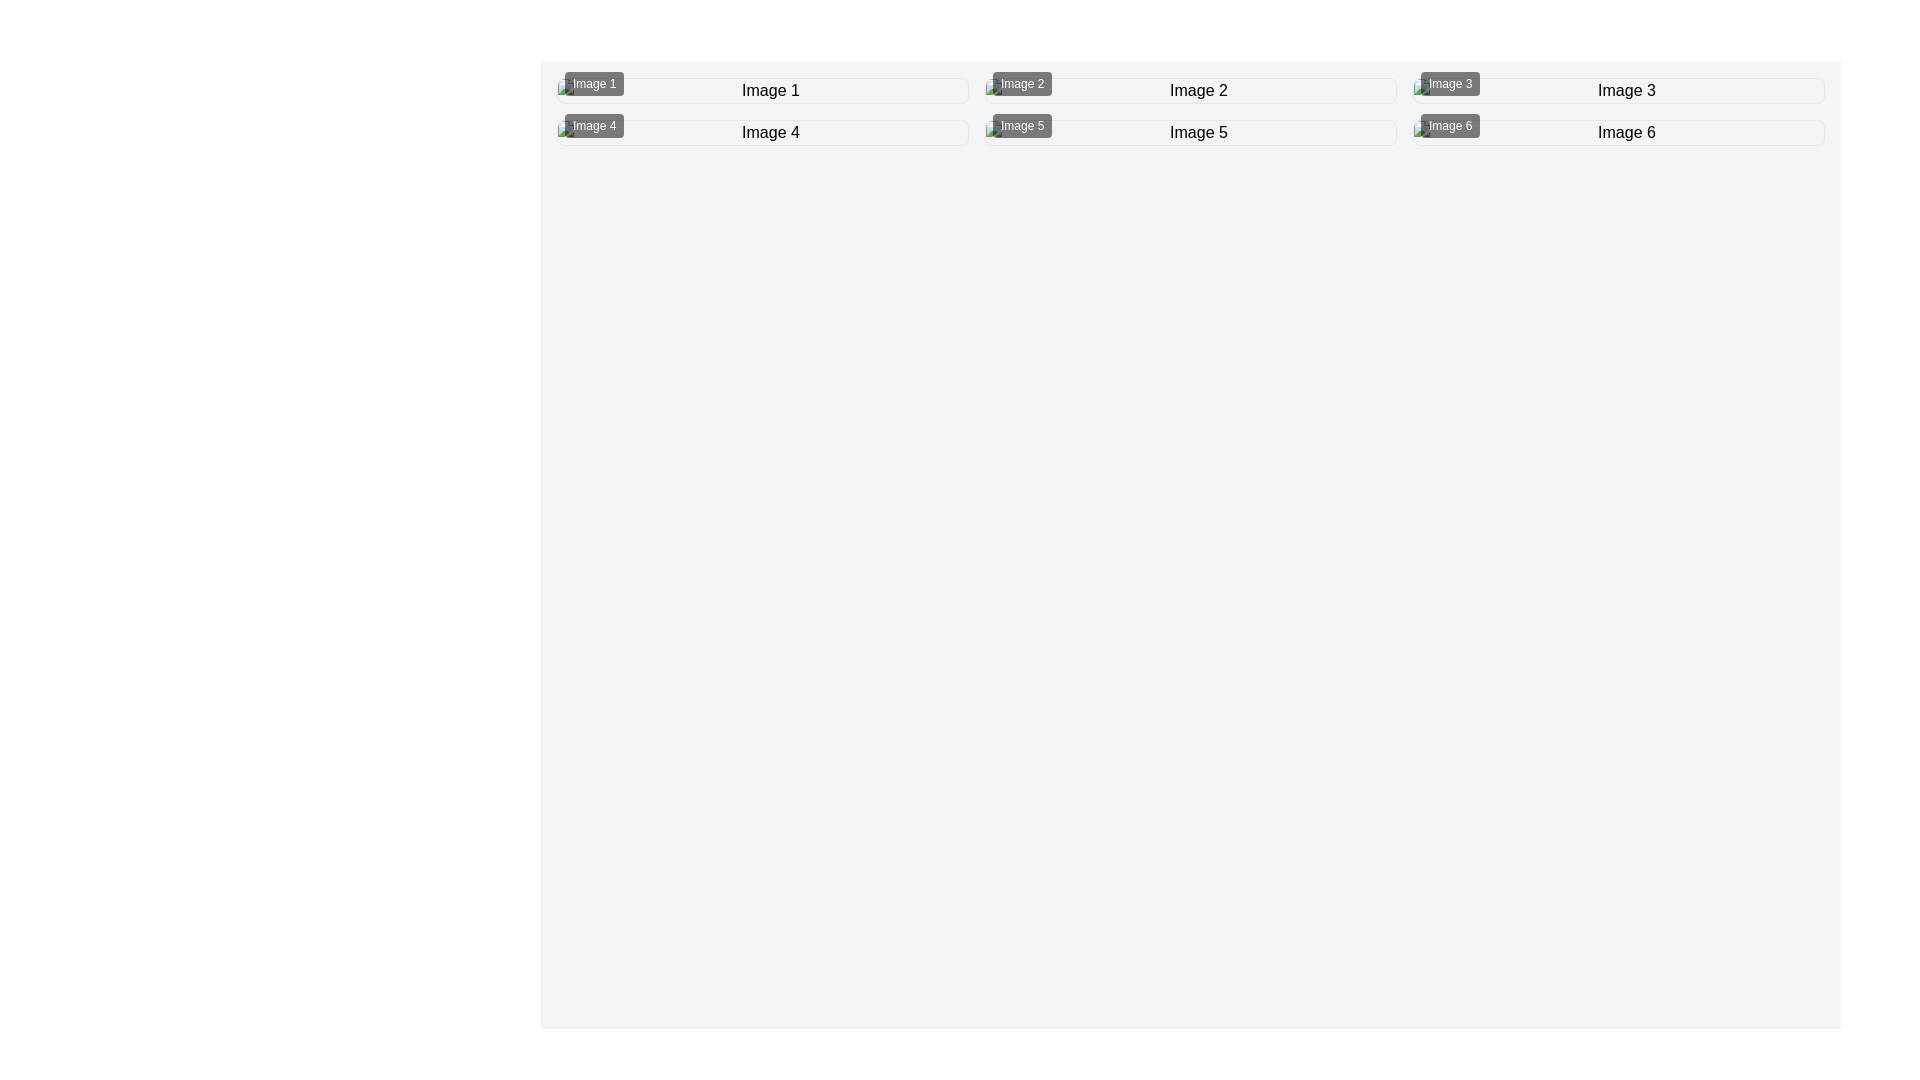  Describe the element at coordinates (1190, 91) in the screenshot. I see `the image preview labeled 'Image 2'` at that location.